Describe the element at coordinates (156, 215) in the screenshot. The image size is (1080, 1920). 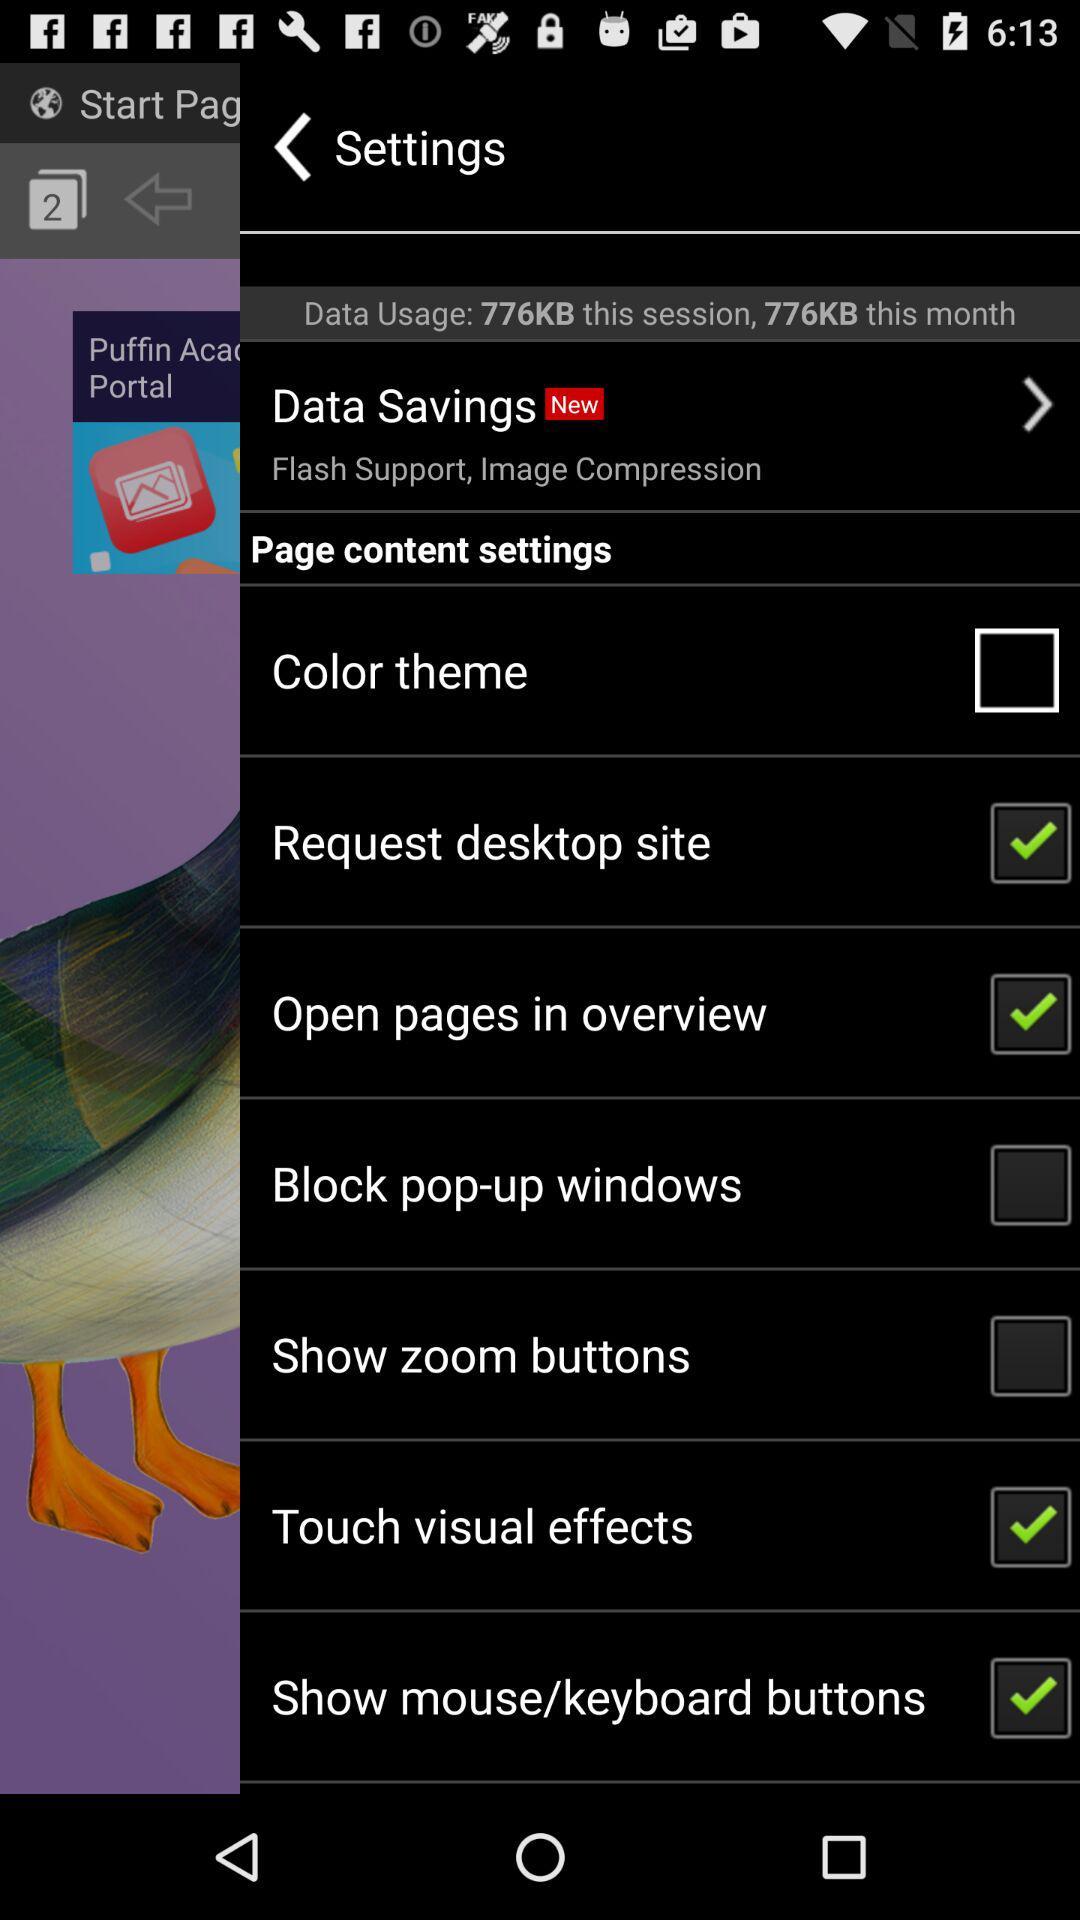
I see `the arrow_backward icon` at that location.